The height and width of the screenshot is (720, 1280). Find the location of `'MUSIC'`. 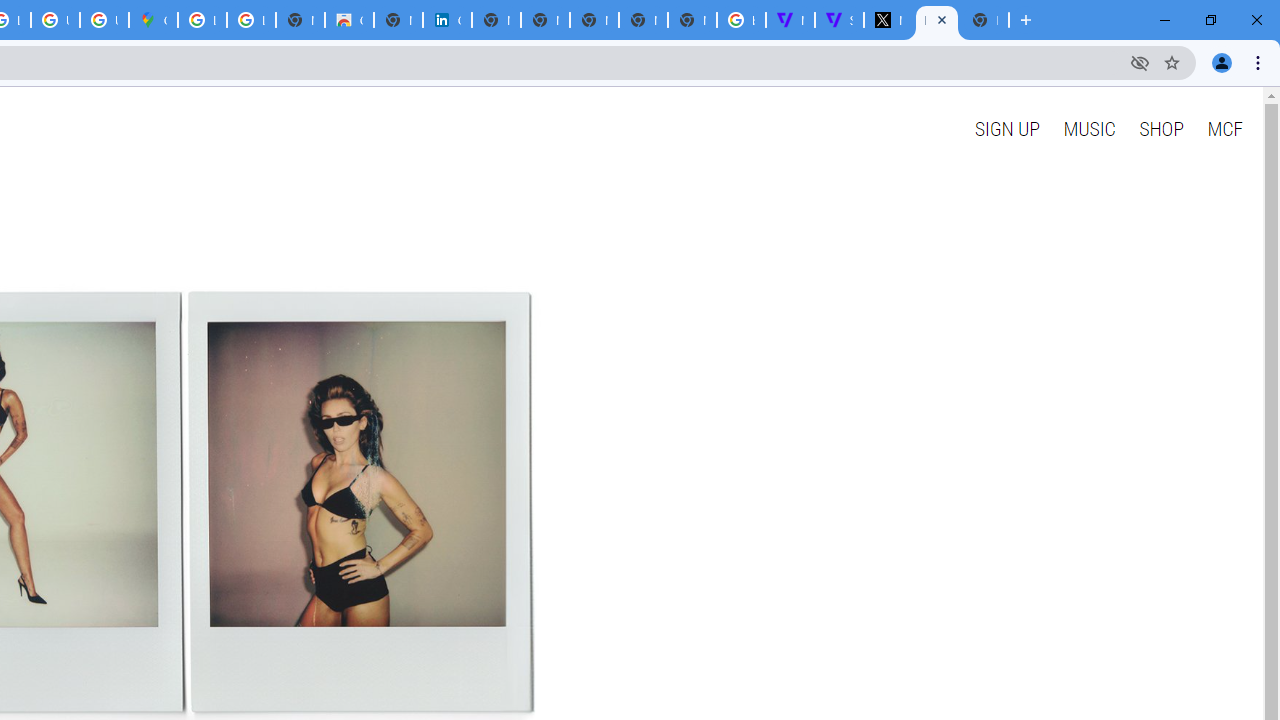

'MUSIC' is located at coordinates (1088, 128).